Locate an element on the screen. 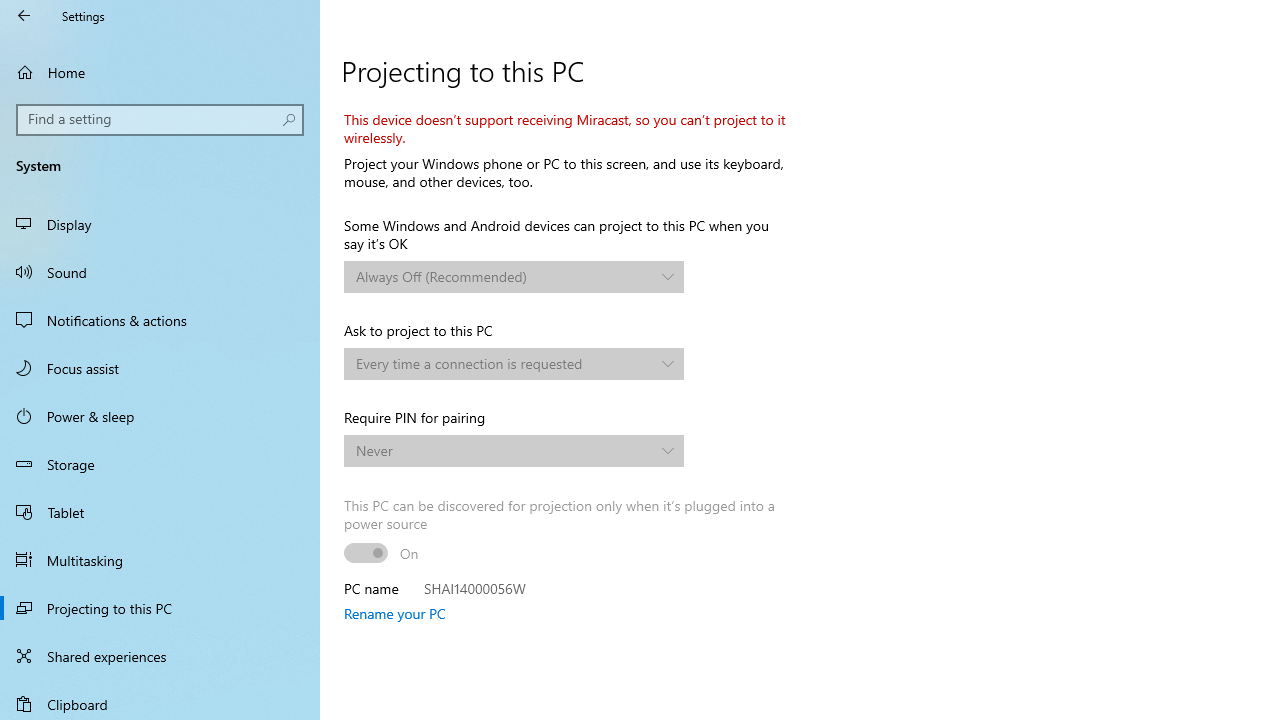 The image size is (1280, 720). 'Power & sleep' is located at coordinates (160, 414).